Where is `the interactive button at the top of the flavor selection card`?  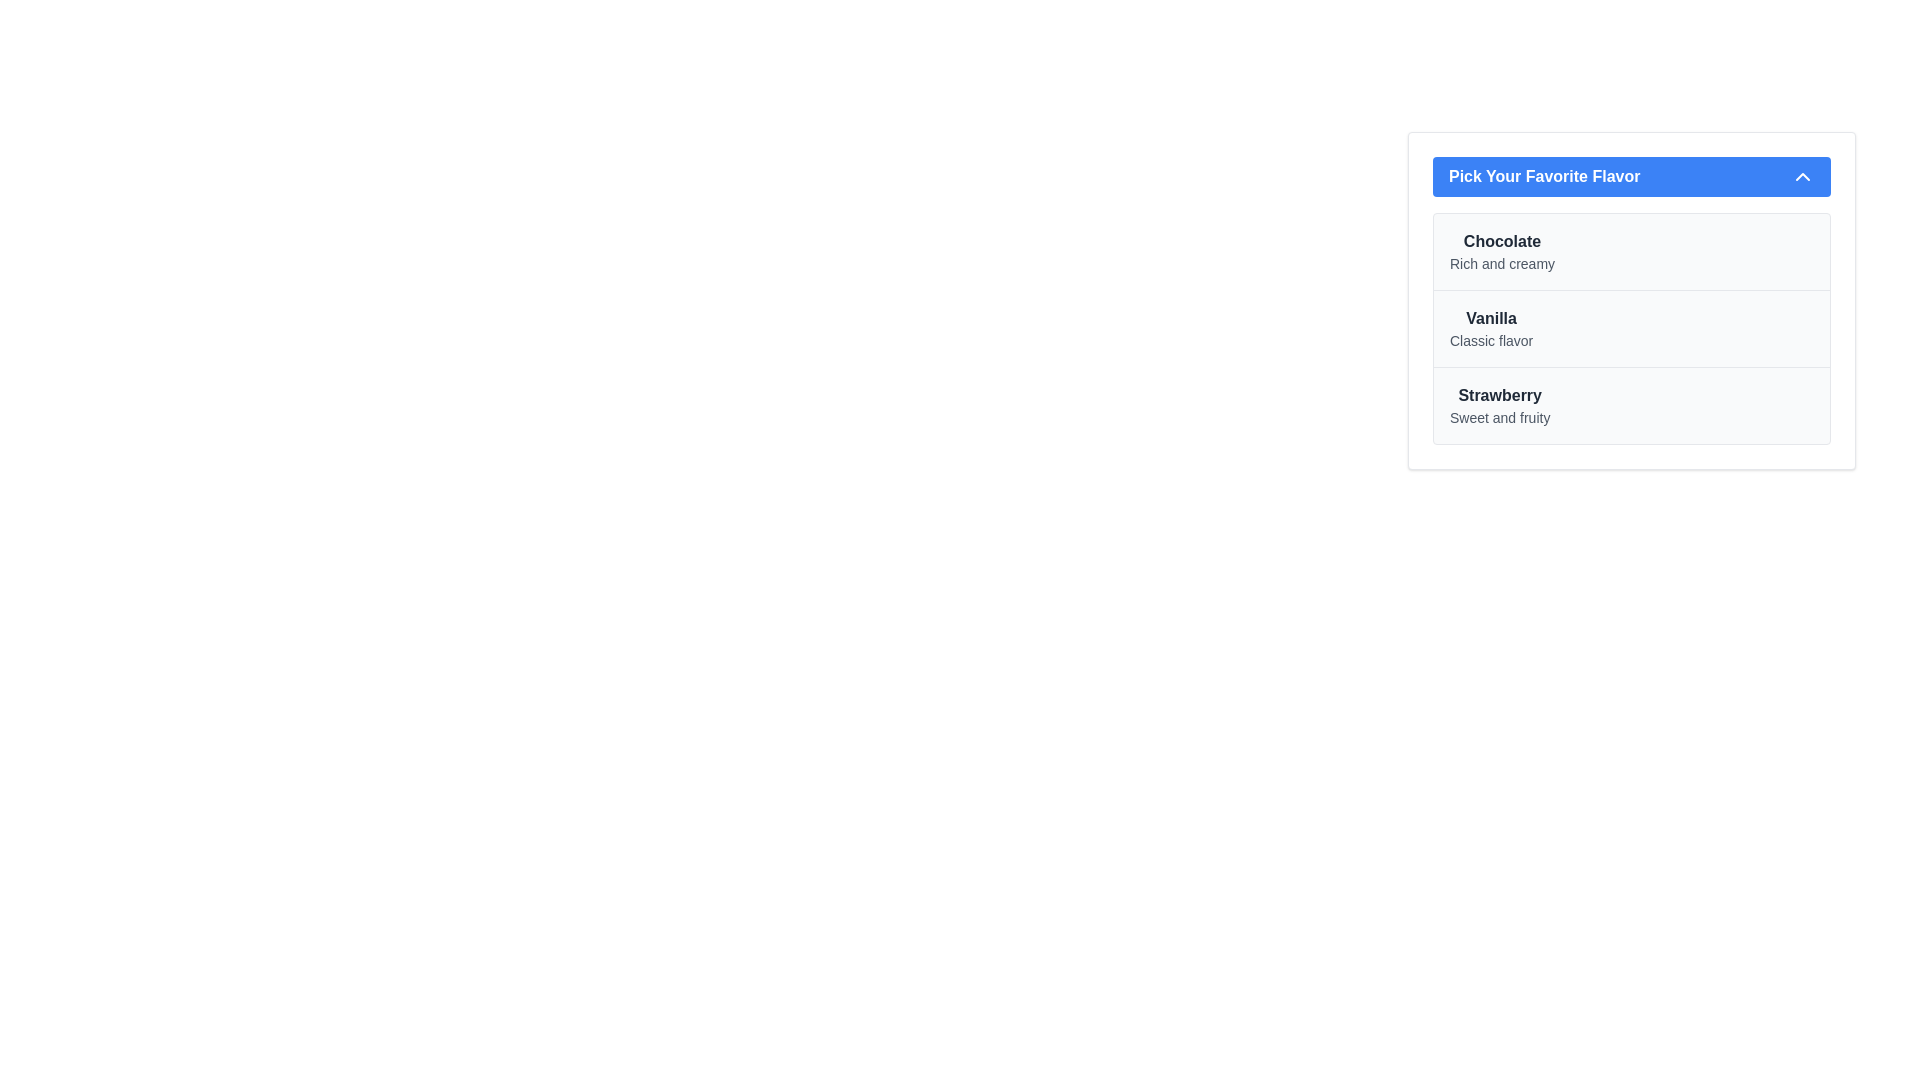
the interactive button at the top of the flavor selection card is located at coordinates (1632, 176).